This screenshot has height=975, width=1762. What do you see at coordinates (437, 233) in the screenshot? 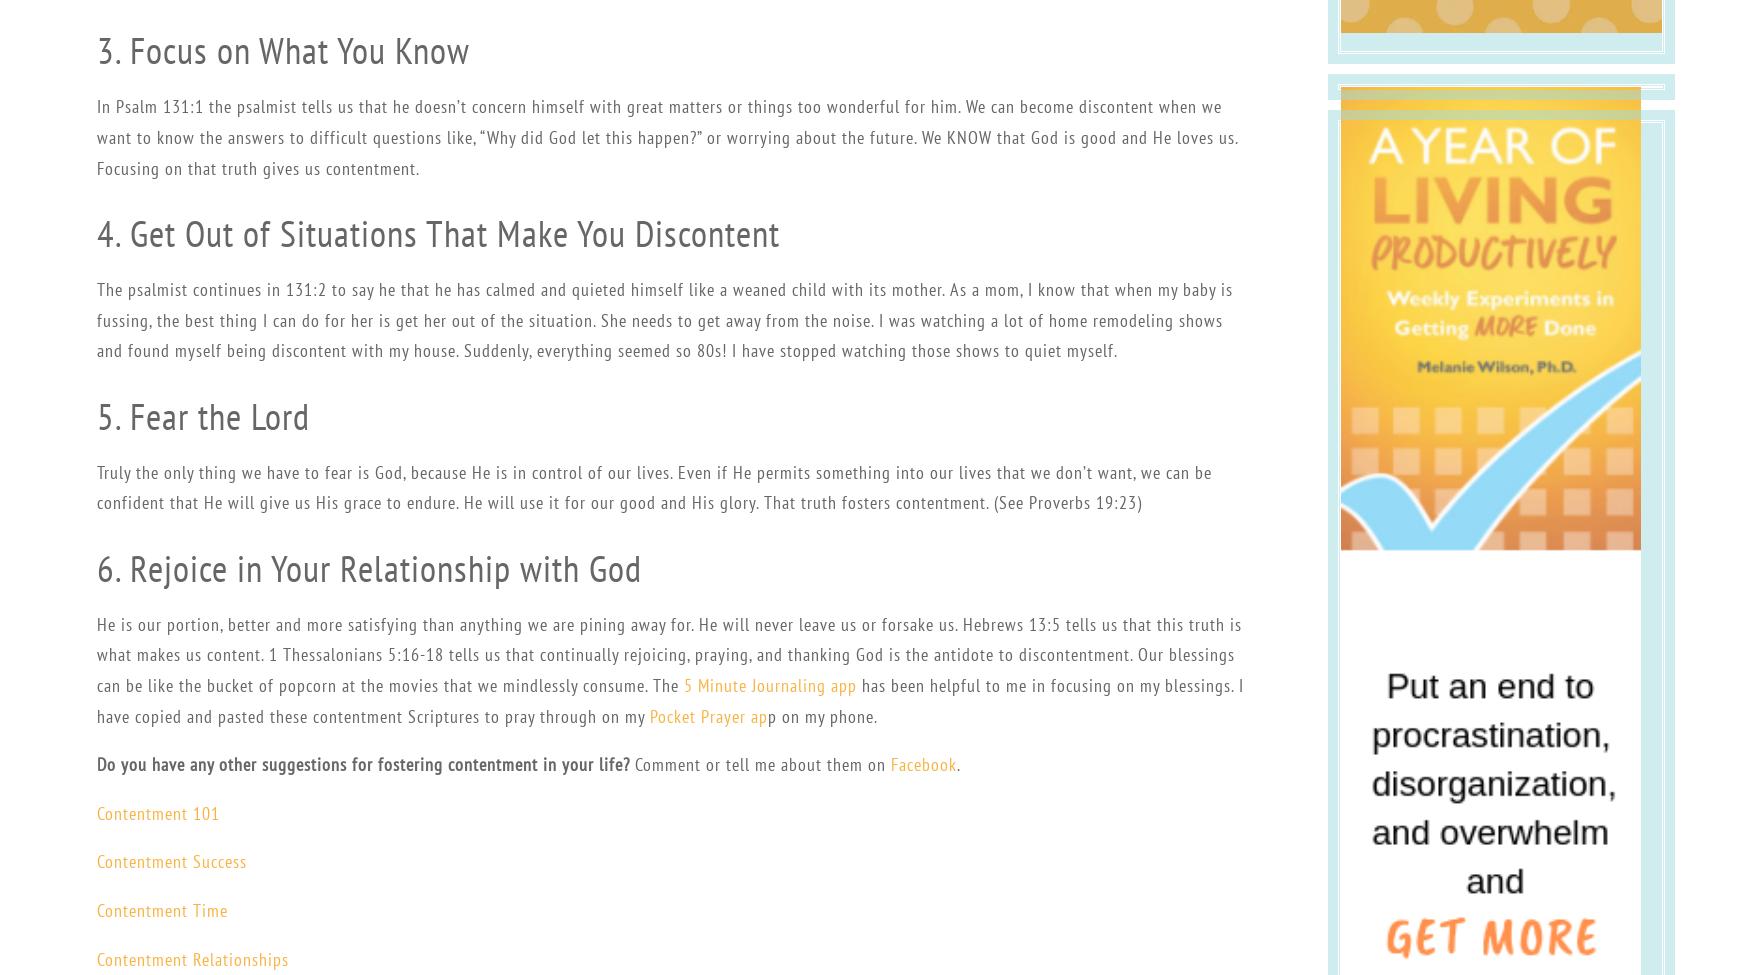
I see `'4. Get Out of Situations That Make You Discontent'` at bounding box center [437, 233].